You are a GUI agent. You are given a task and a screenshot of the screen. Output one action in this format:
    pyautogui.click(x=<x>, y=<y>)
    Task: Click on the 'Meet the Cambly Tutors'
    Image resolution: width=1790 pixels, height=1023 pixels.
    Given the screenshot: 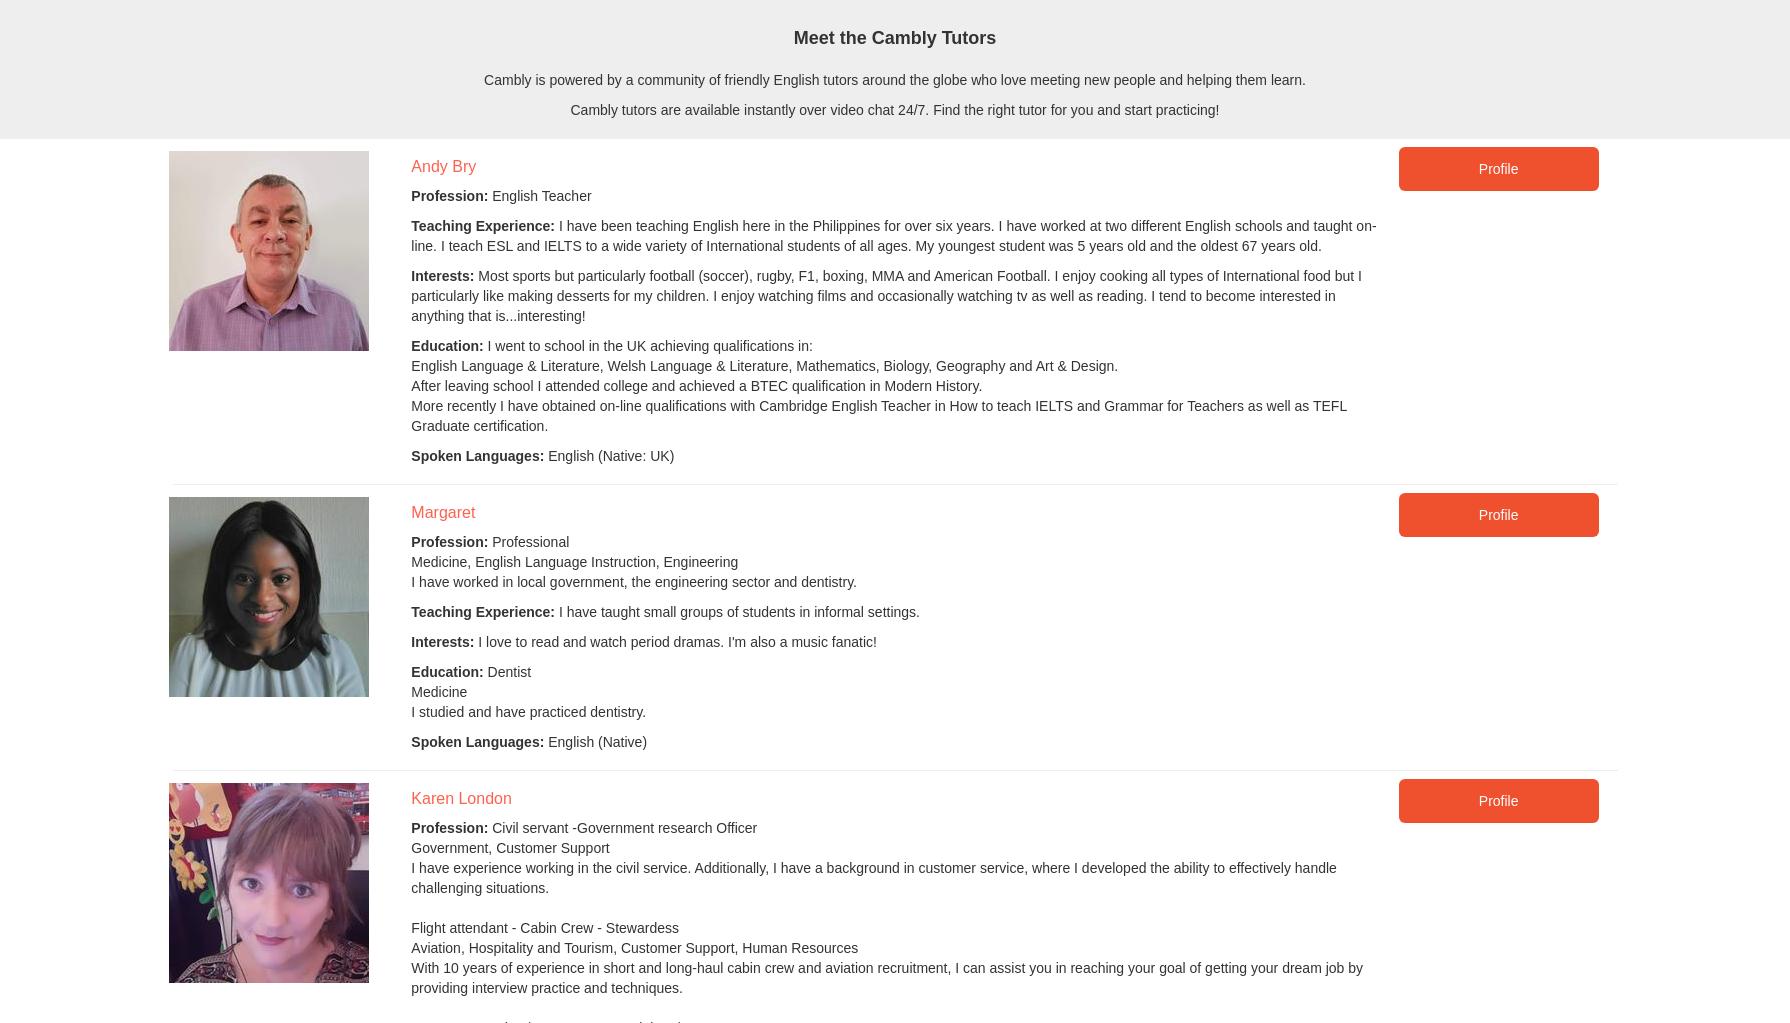 What is the action you would take?
    pyautogui.click(x=893, y=37)
    